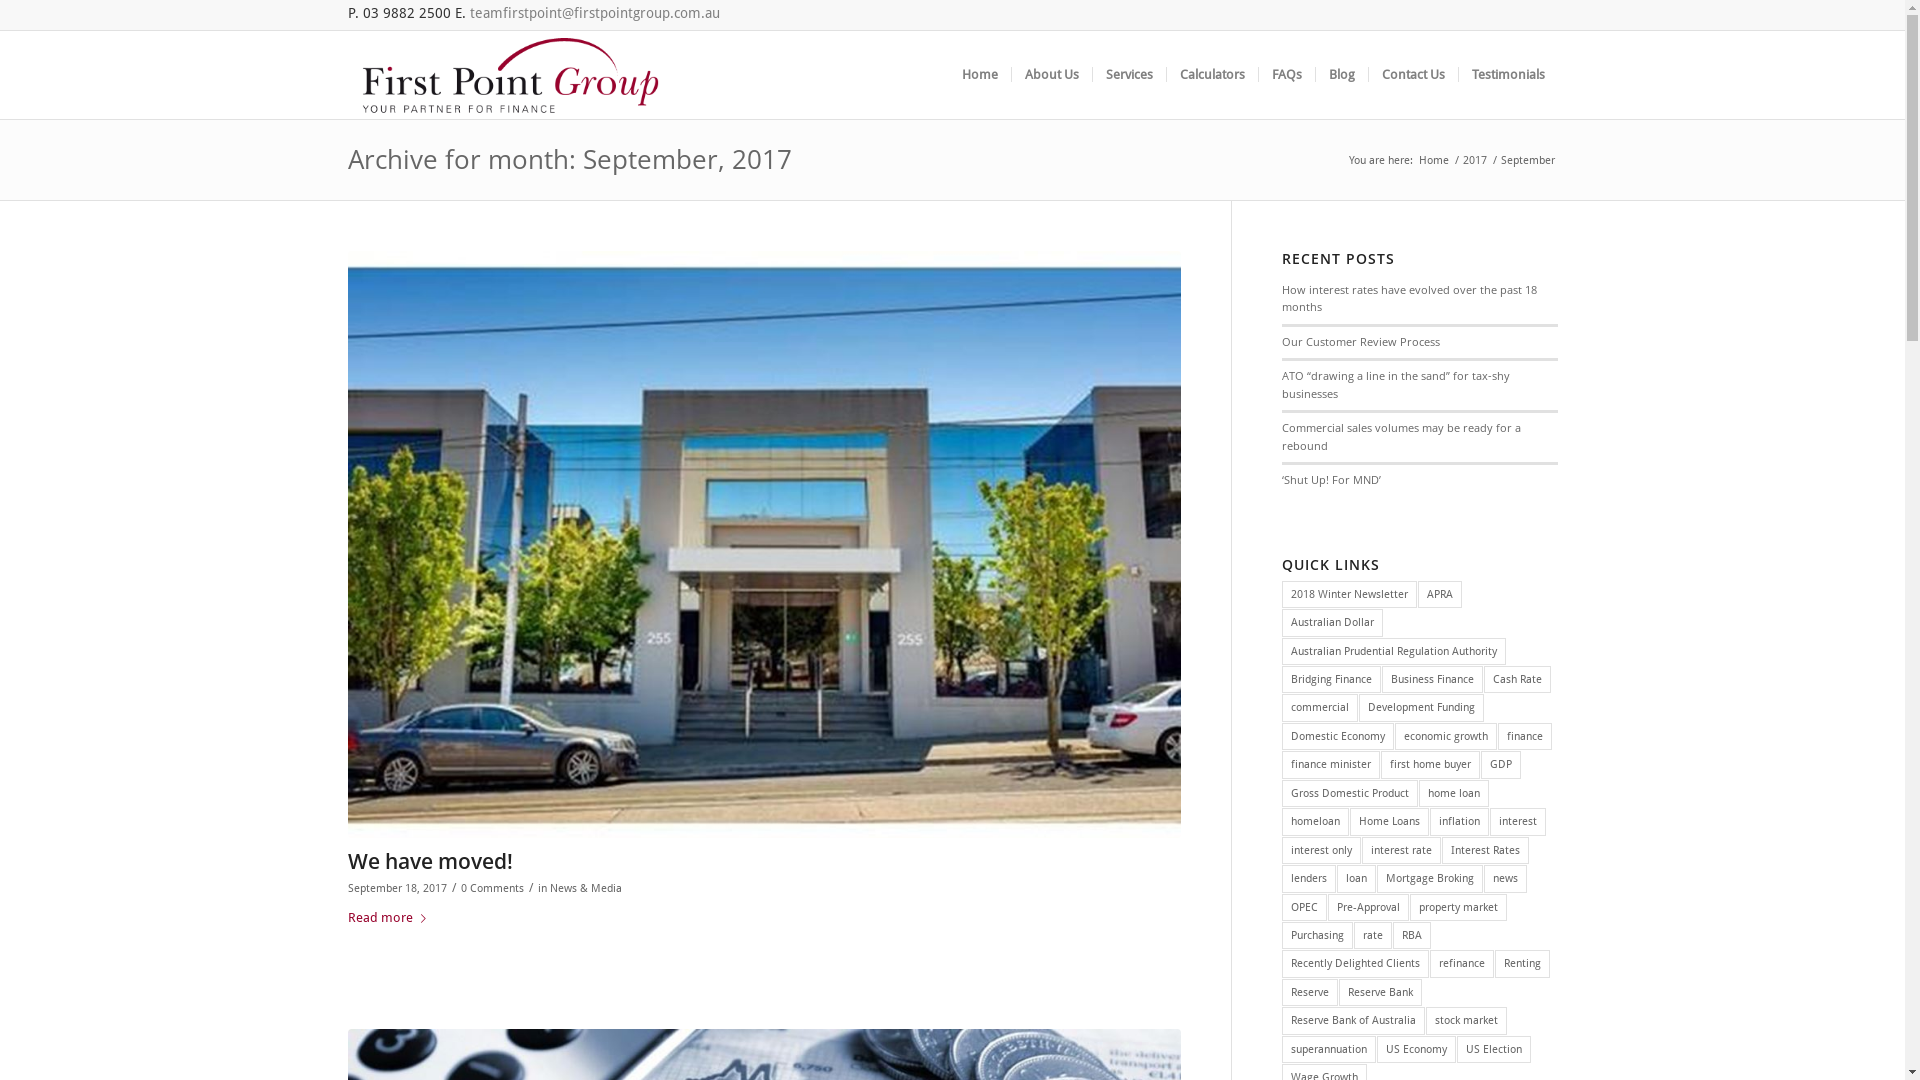  I want to click on '2018 Winter Newsletter', so click(1349, 593).